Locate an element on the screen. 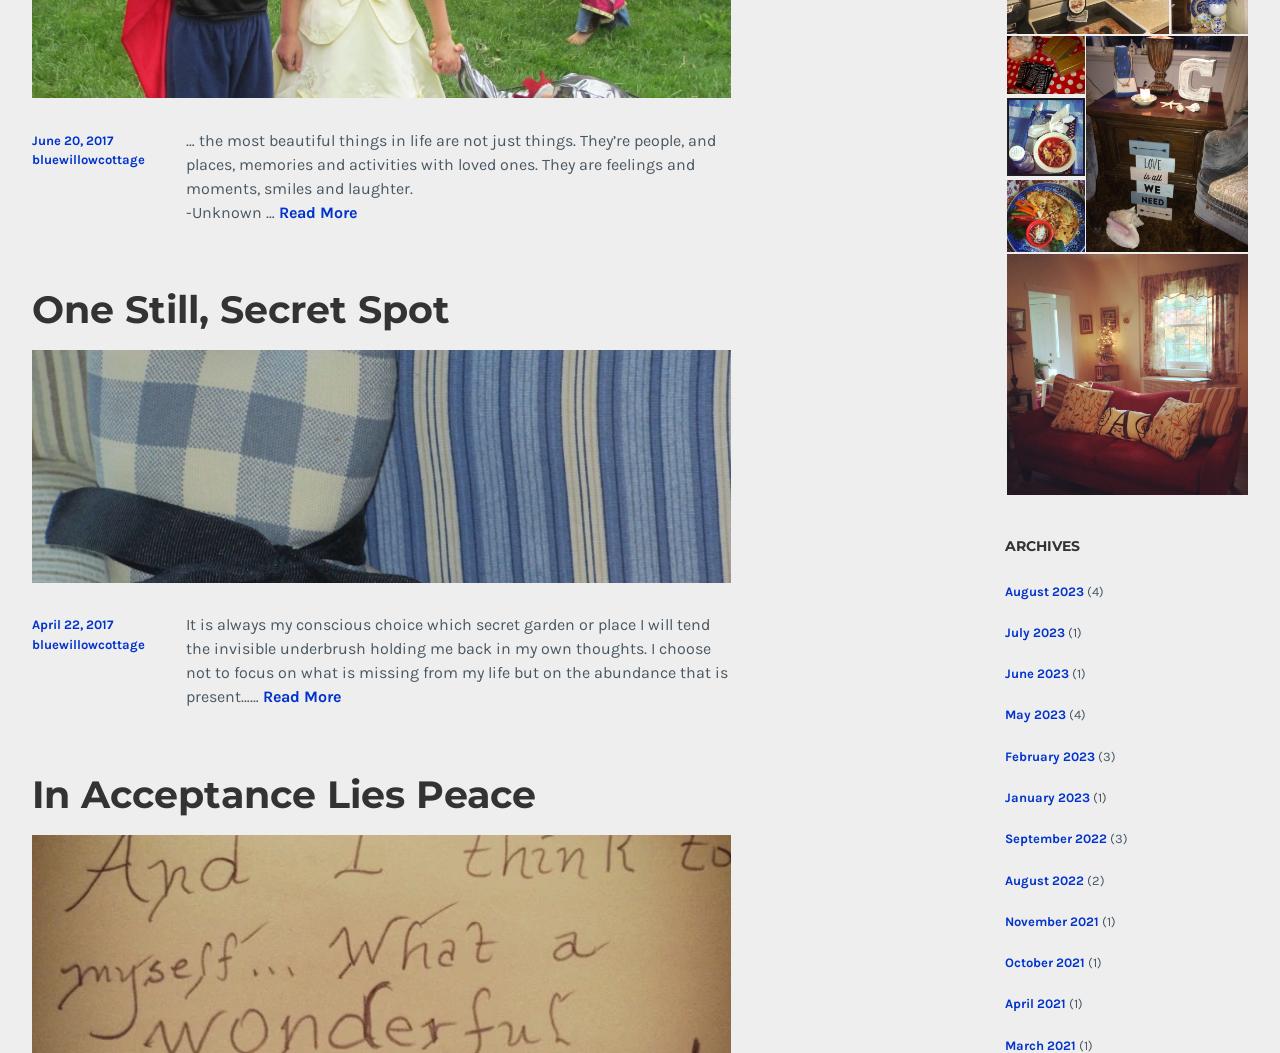 The width and height of the screenshot is (1280, 1053). 'January 2023' is located at coordinates (1045, 796).